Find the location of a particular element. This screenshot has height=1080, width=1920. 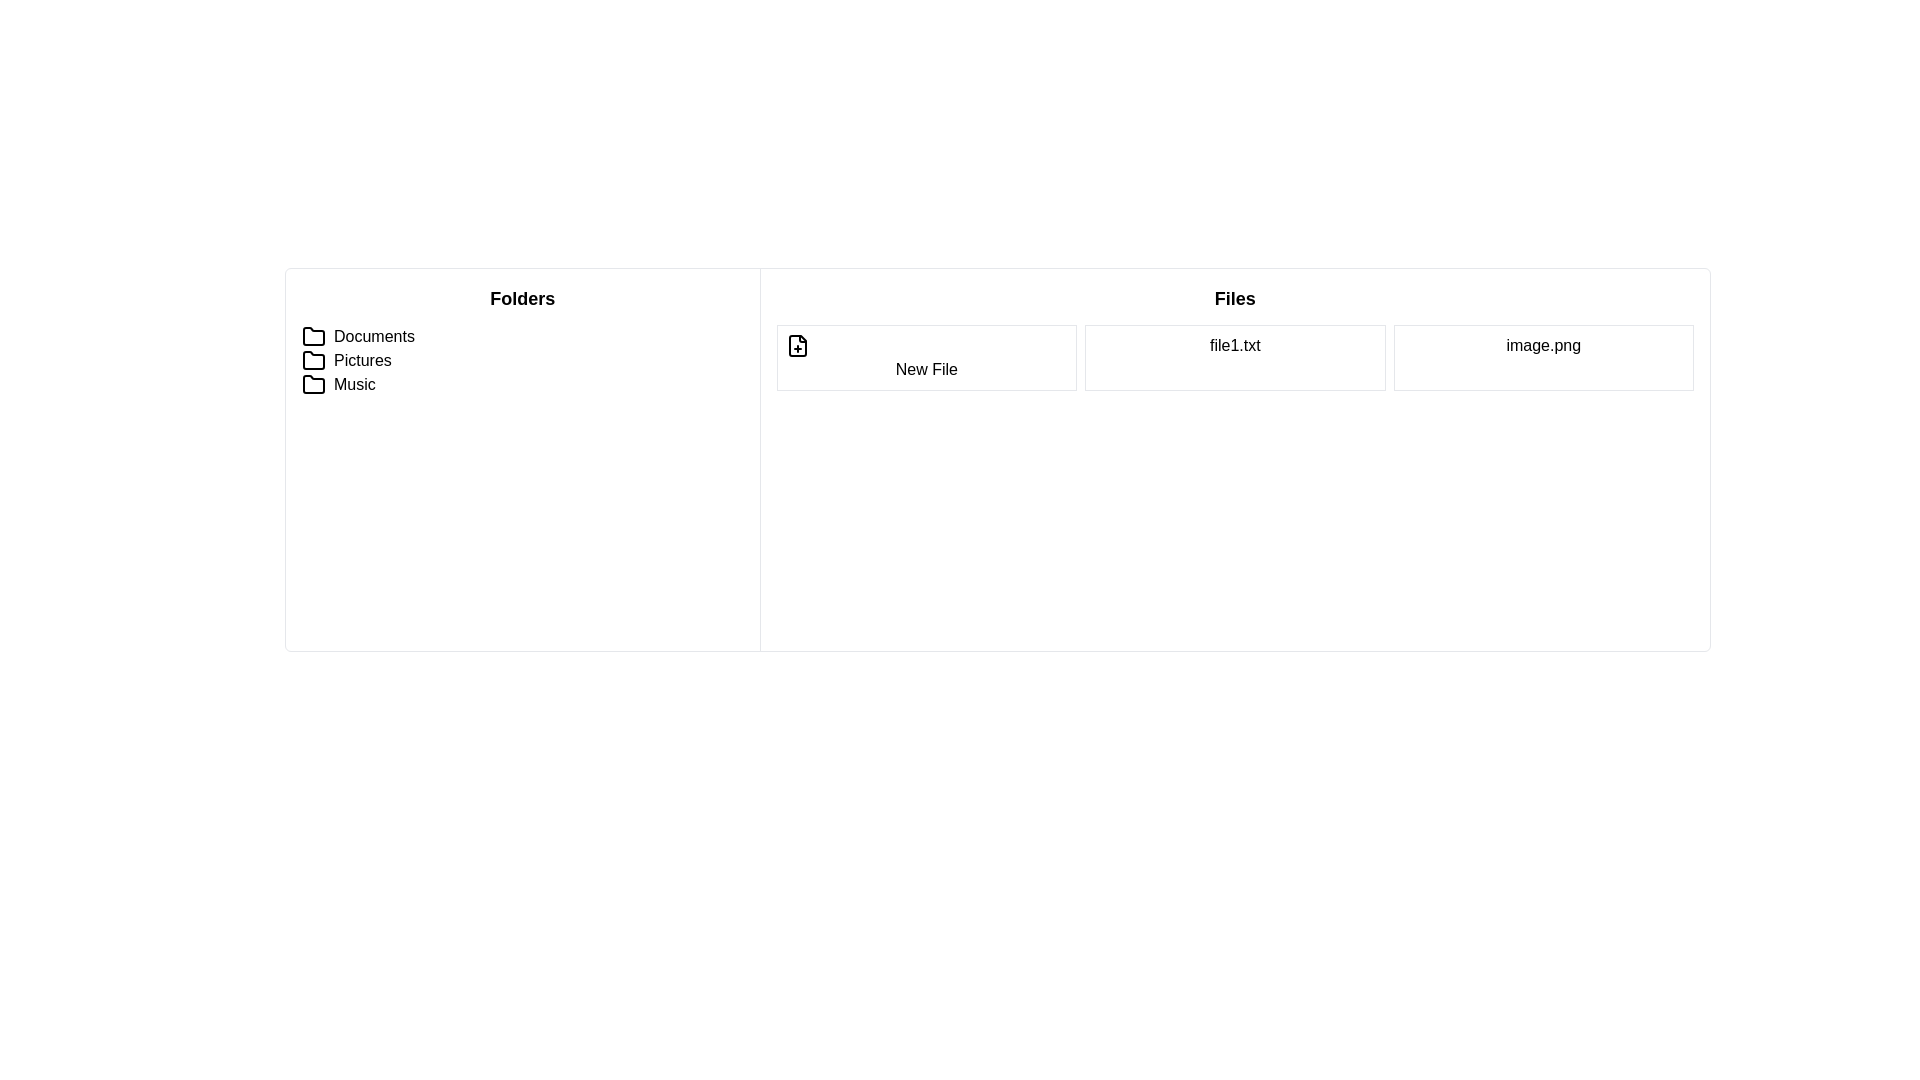

the 'Music' folder item, which is the third item in the vertical list of folders is located at coordinates (522, 385).